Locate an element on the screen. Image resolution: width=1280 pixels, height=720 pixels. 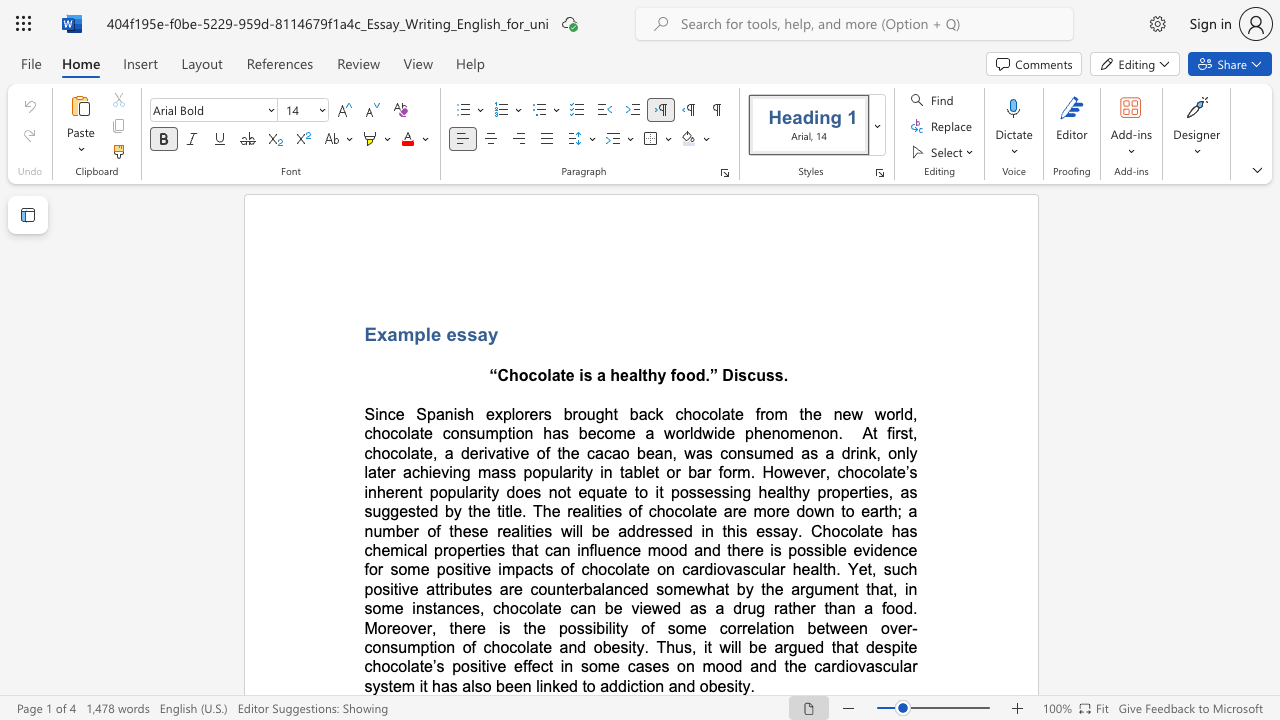
the subset text "a food. Moreover, there is the possib" within the text "the argument that, in some instances, chocolate can be viewed as a drug rather than a food. Moreover, there is the possibility of some correlation between over-consumption of chocolate and obesity. Thus, it will be argued that despite chocolate’s positive effect in some cases on mood and the cardiovascular syst" is located at coordinates (864, 607).